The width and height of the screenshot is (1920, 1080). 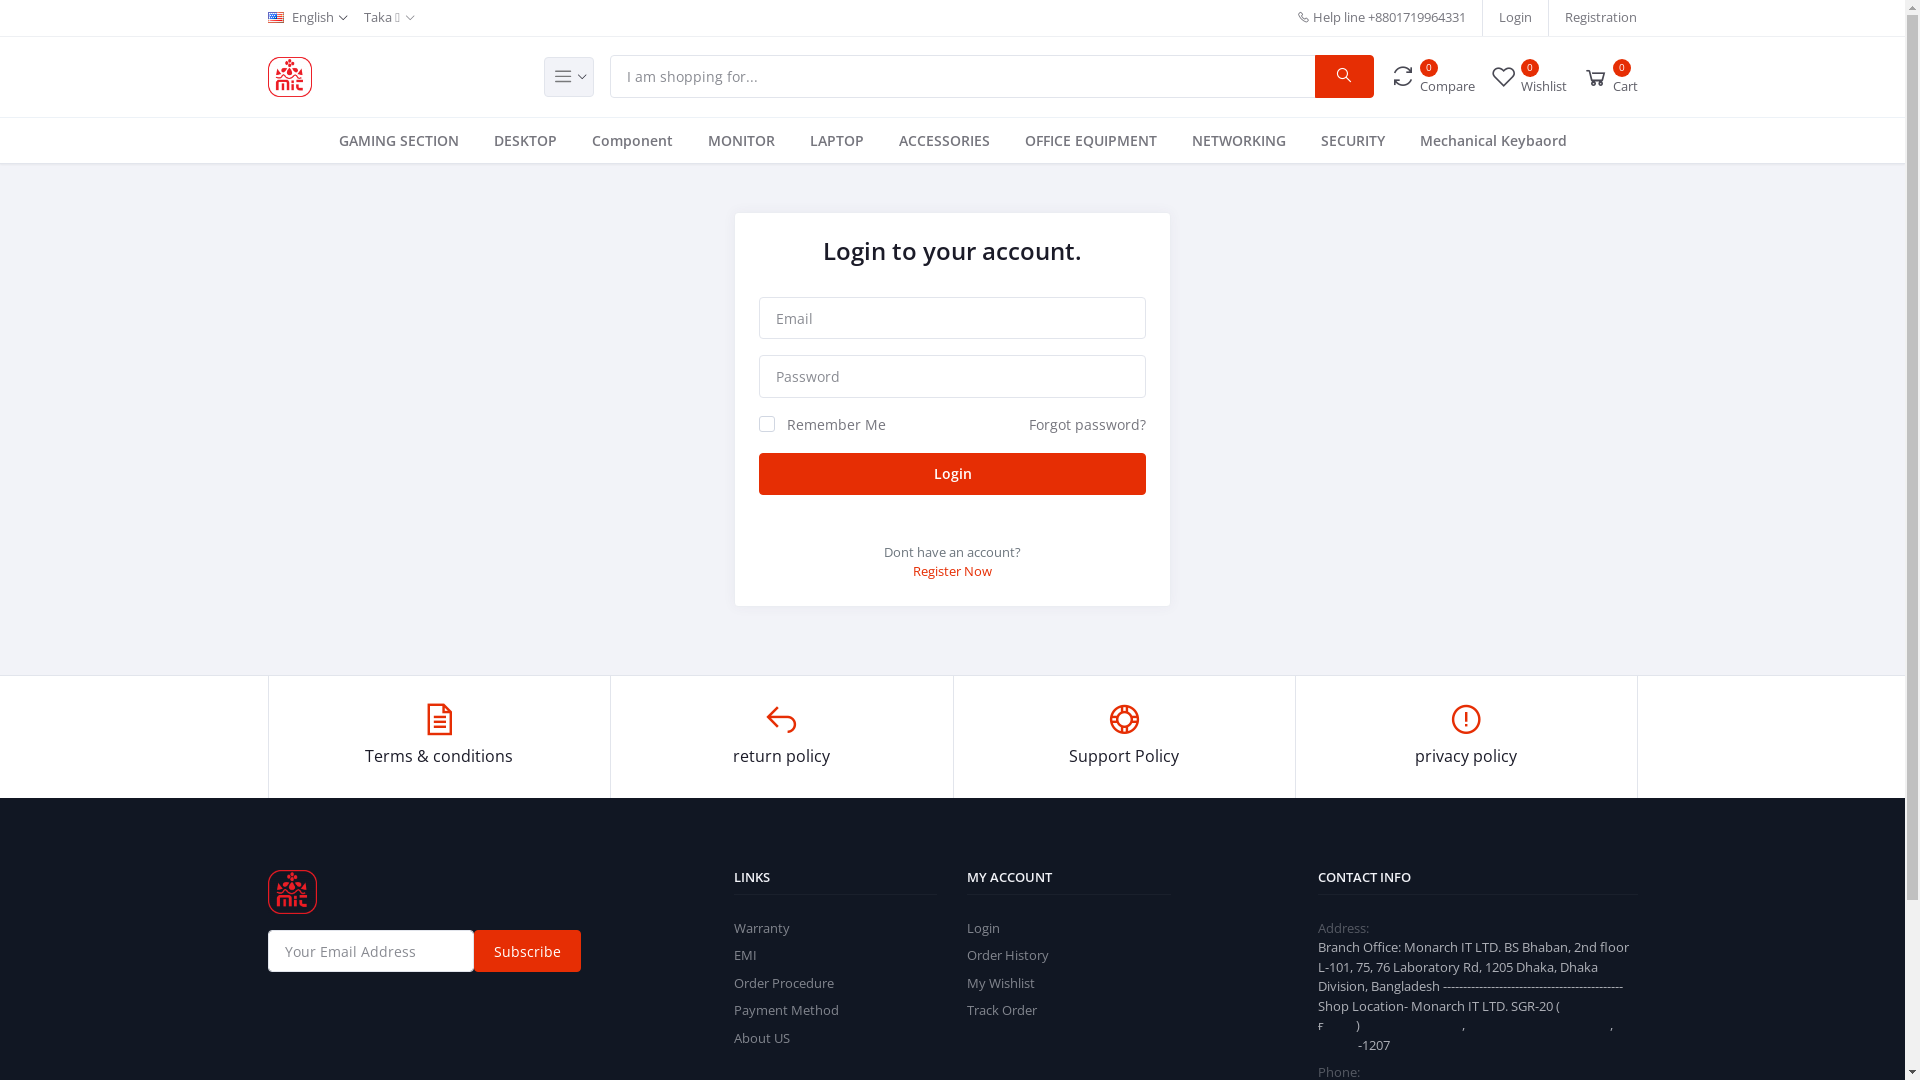 I want to click on 'return policy', so click(x=780, y=736).